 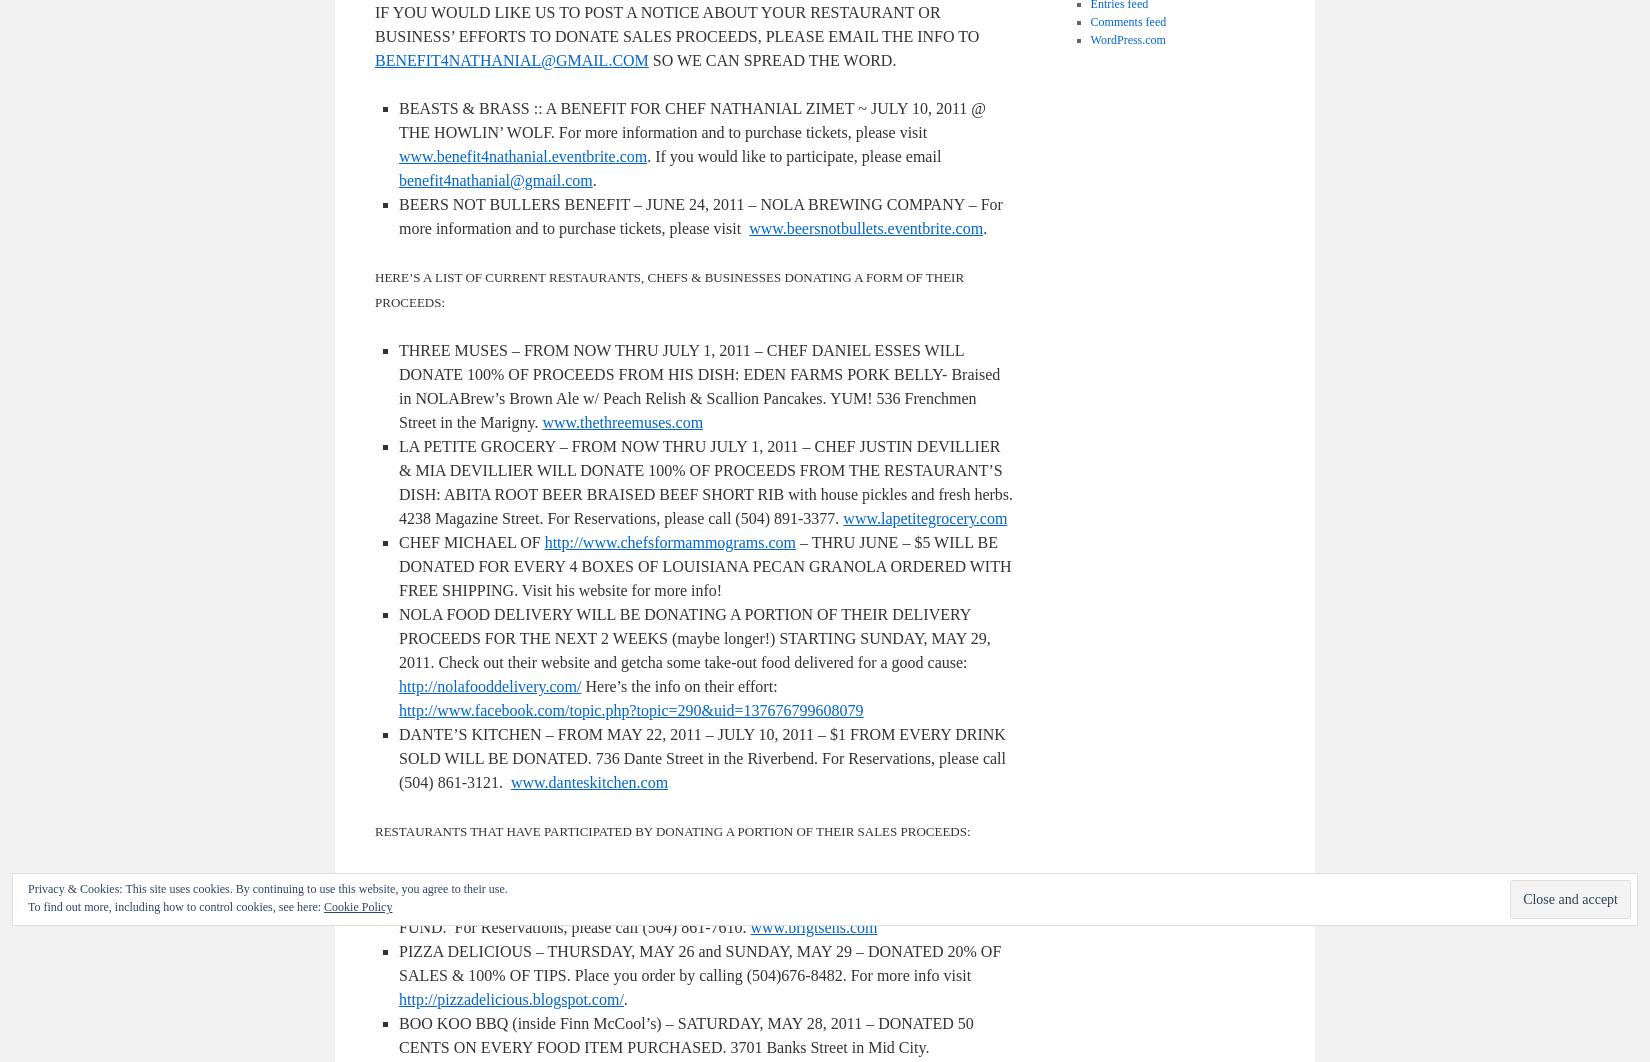 What do you see at coordinates (668, 289) in the screenshot?
I see `'HERE’S A LIST OF CURRENT RESTAURANTS, CHEFS & BUSINESSES DONATING A FORM OF THEIR PROCEEDS:'` at bounding box center [668, 289].